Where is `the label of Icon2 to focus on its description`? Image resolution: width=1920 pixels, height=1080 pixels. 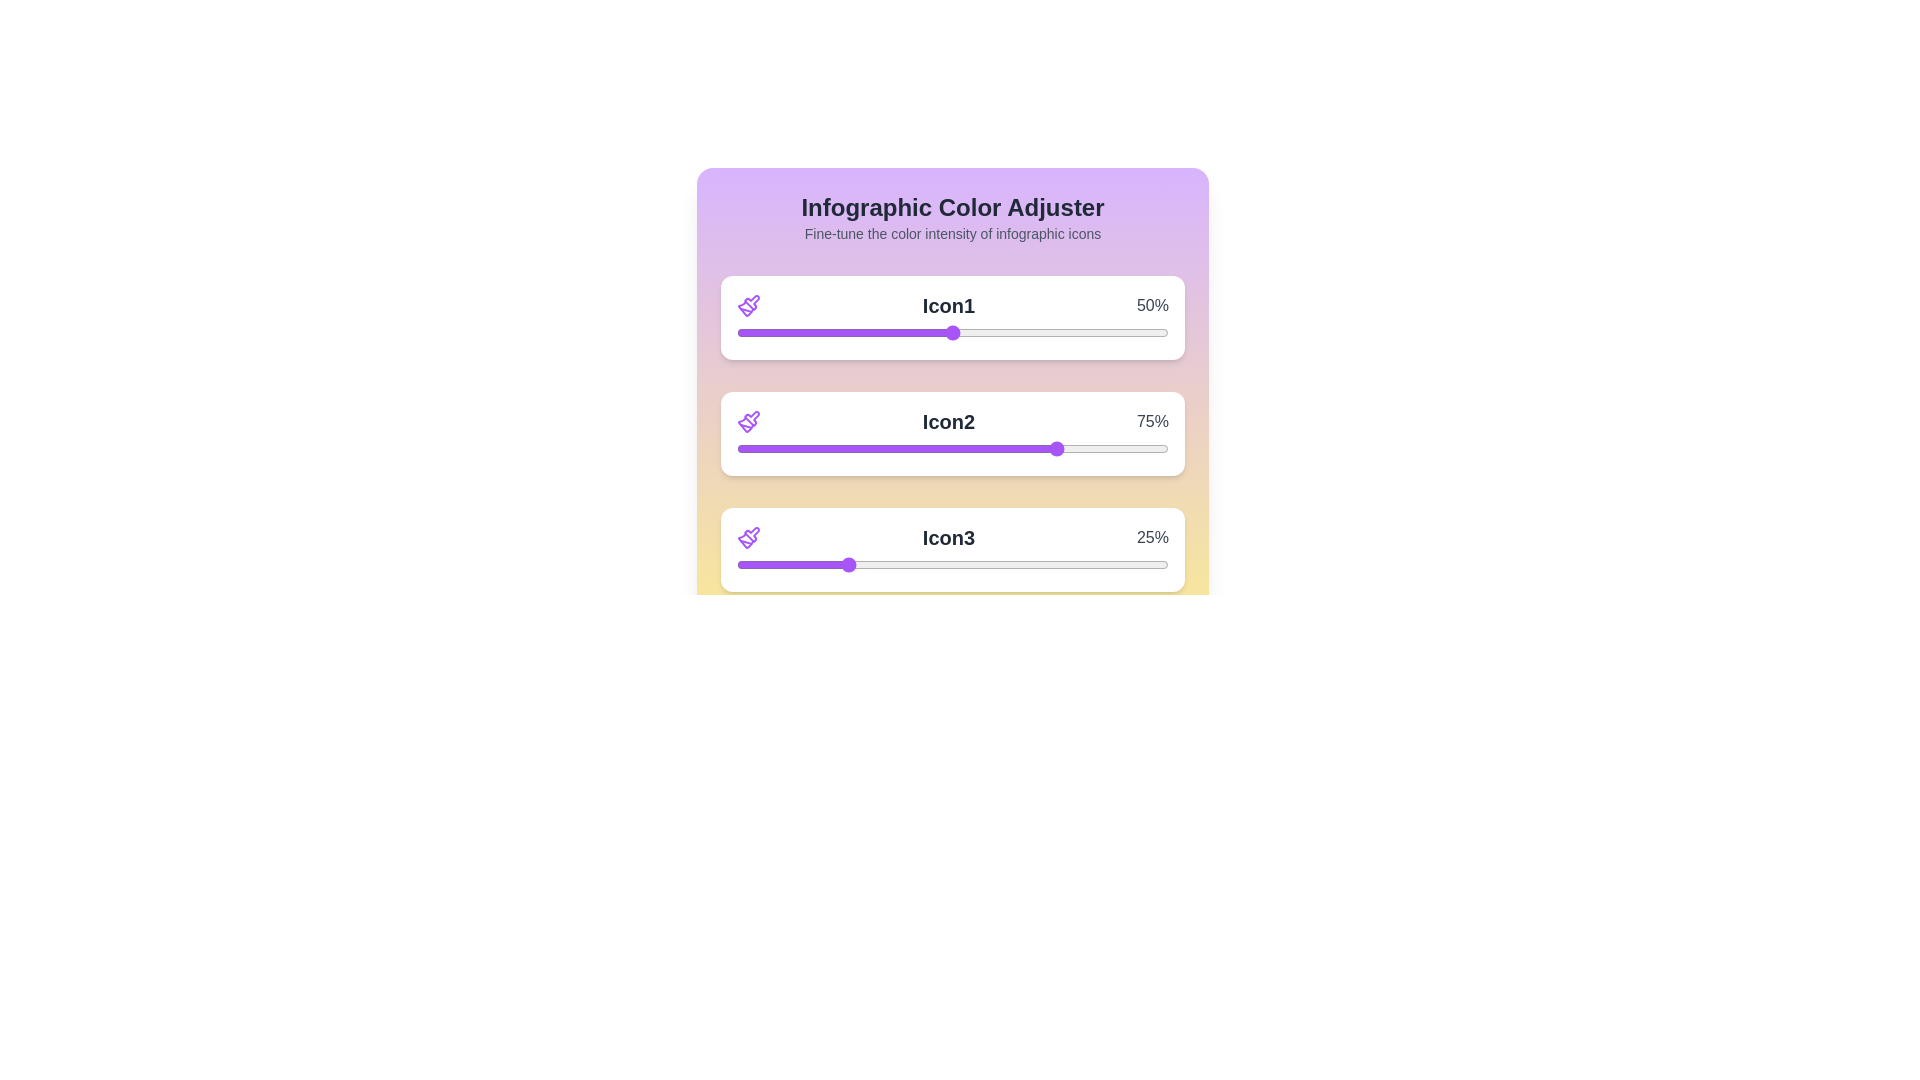
the label of Icon2 to focus on its description is located at coordinates (948, 420).